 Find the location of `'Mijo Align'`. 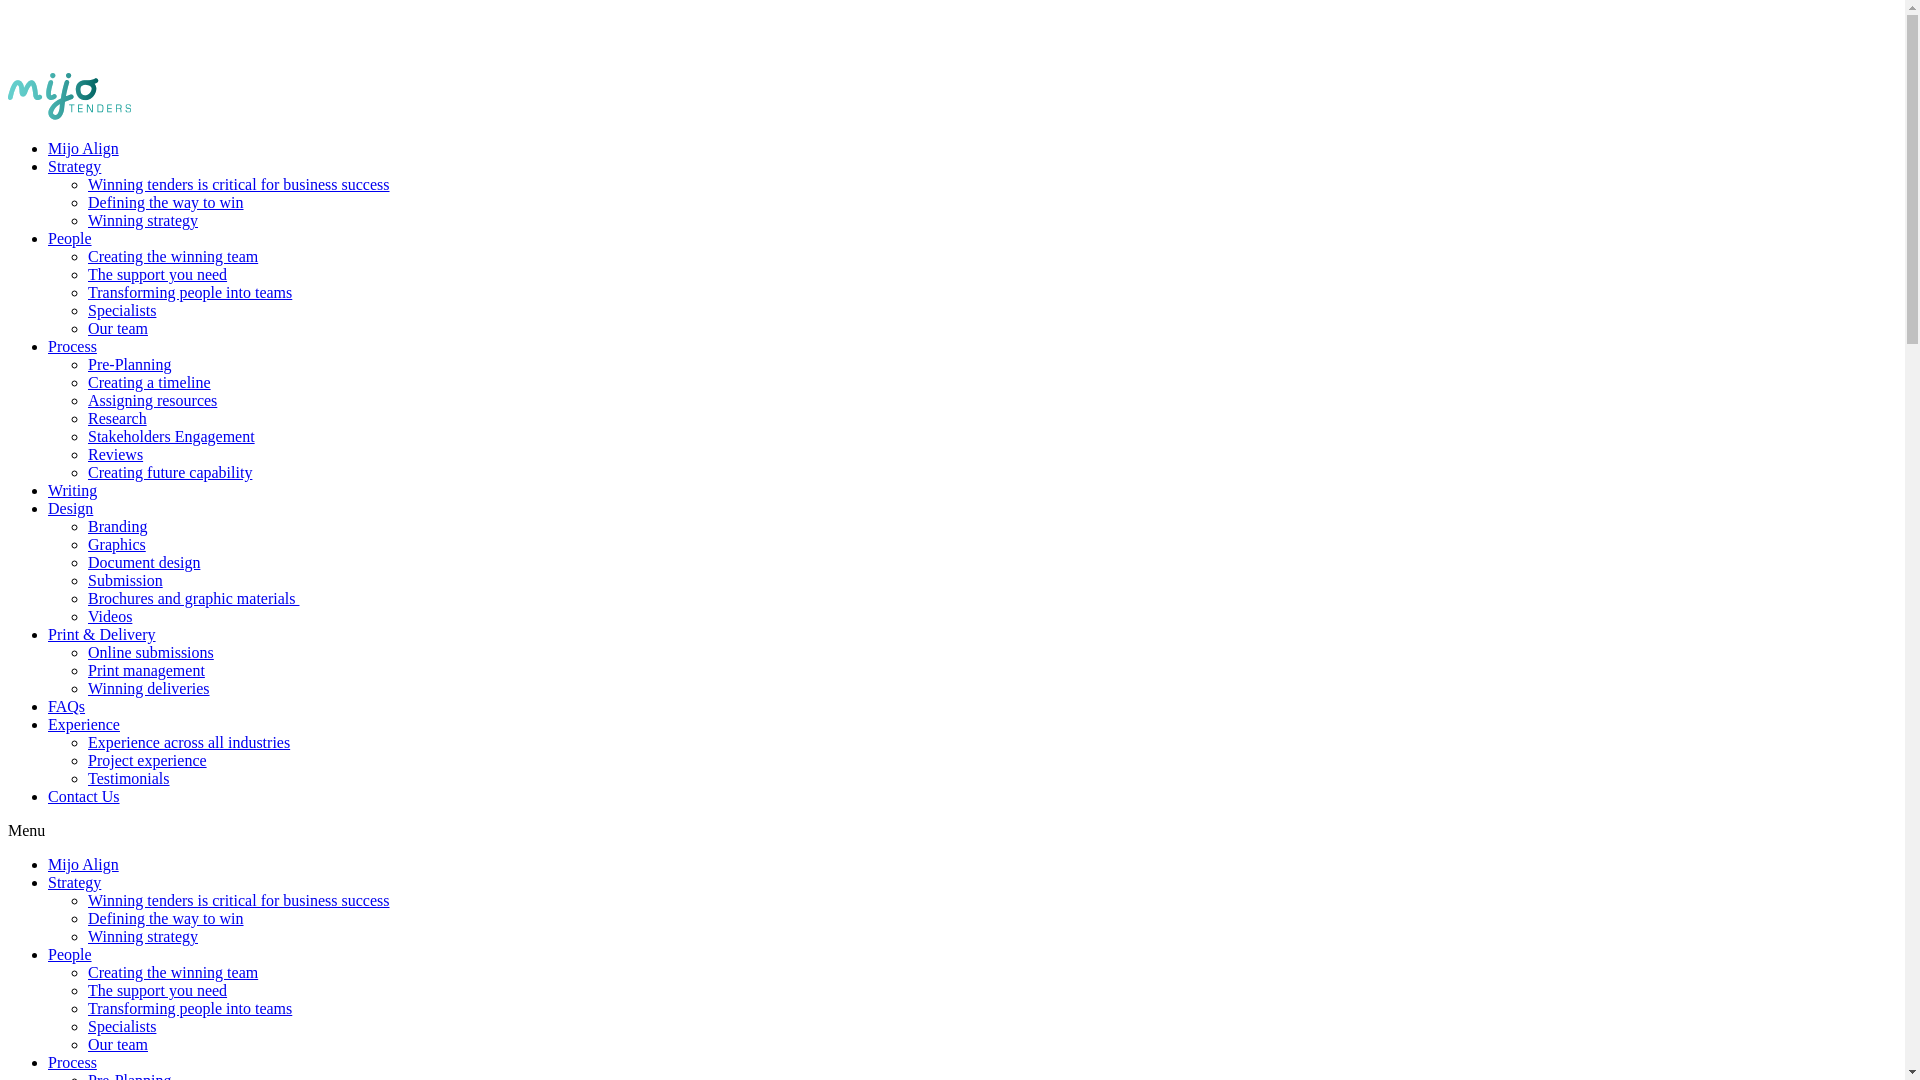

'Mijo Align' is located at coordinates (82, 863).